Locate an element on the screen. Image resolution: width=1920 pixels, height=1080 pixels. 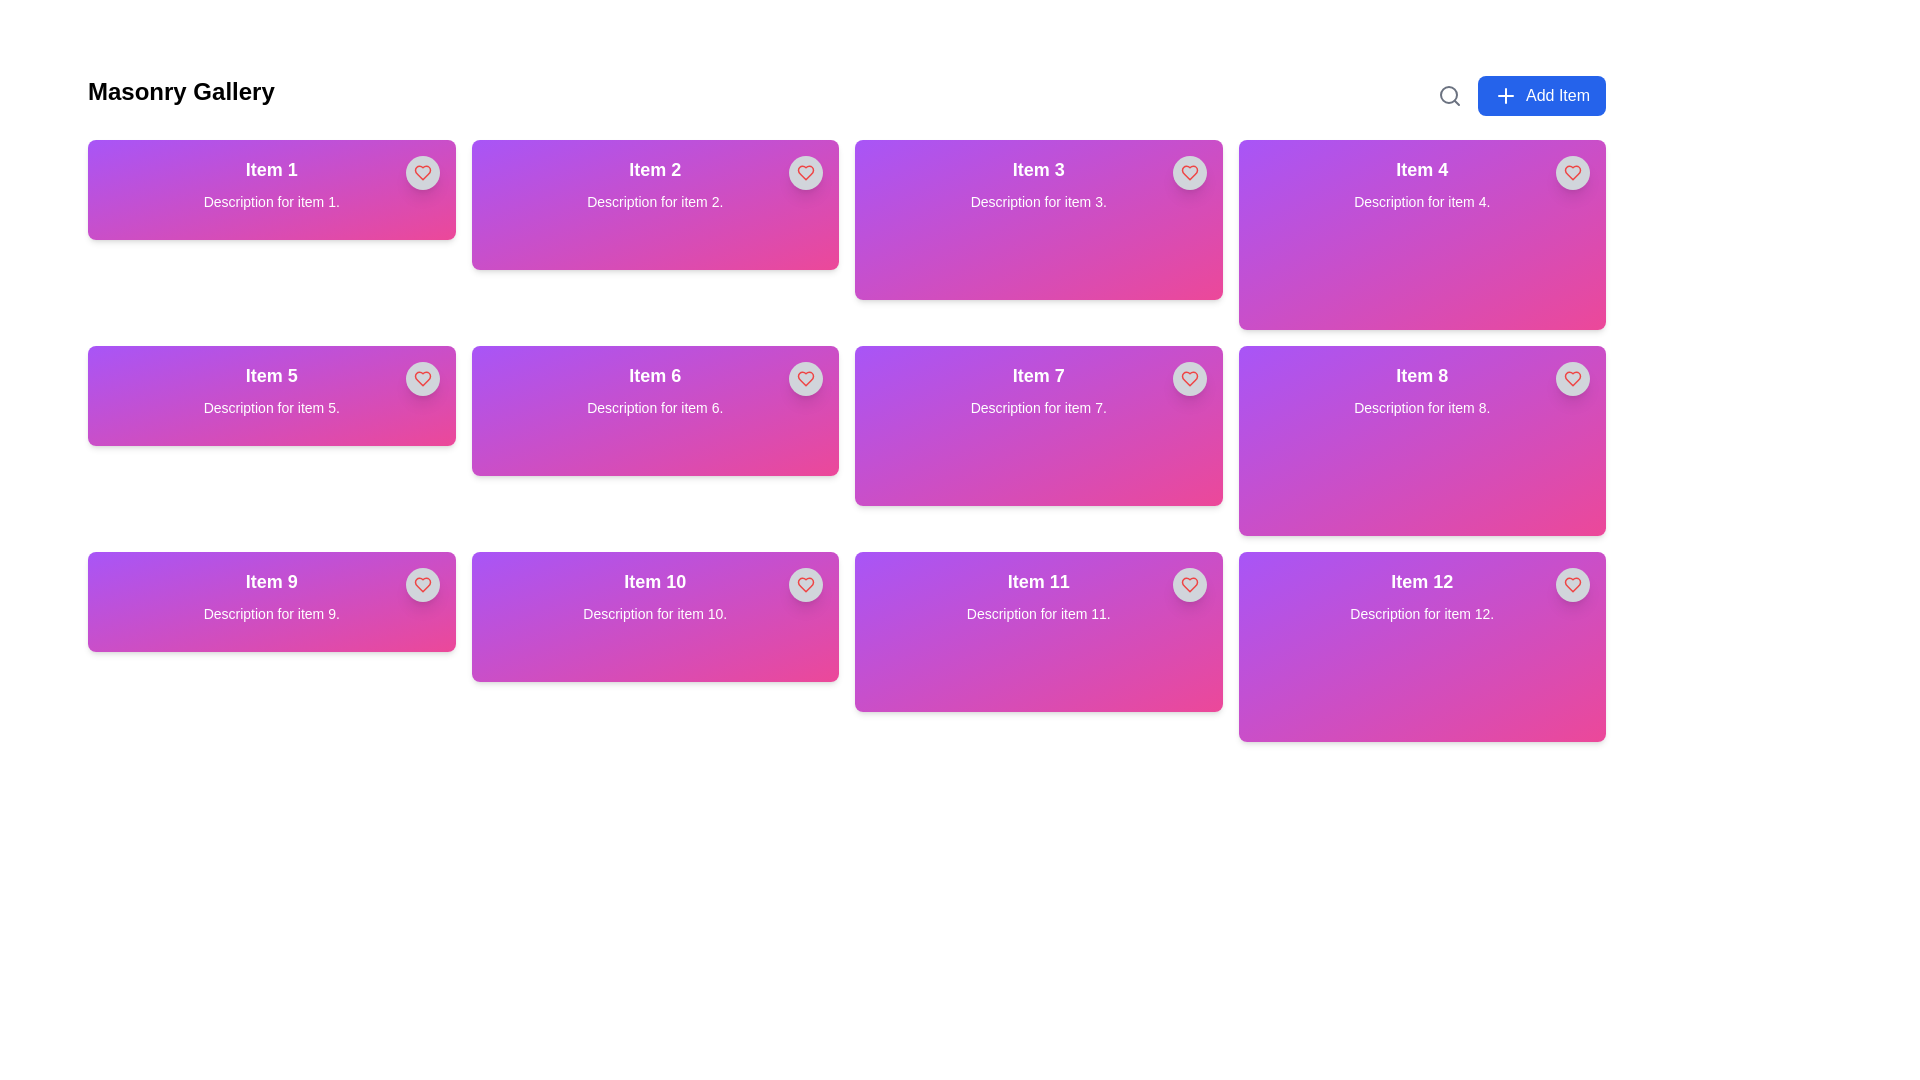
the bold static text labeled 'Item 10', which is prominently displayed in white on a gradient purple-pink background, located at the upper portion of a card layout is located at coordinates (655, 582).